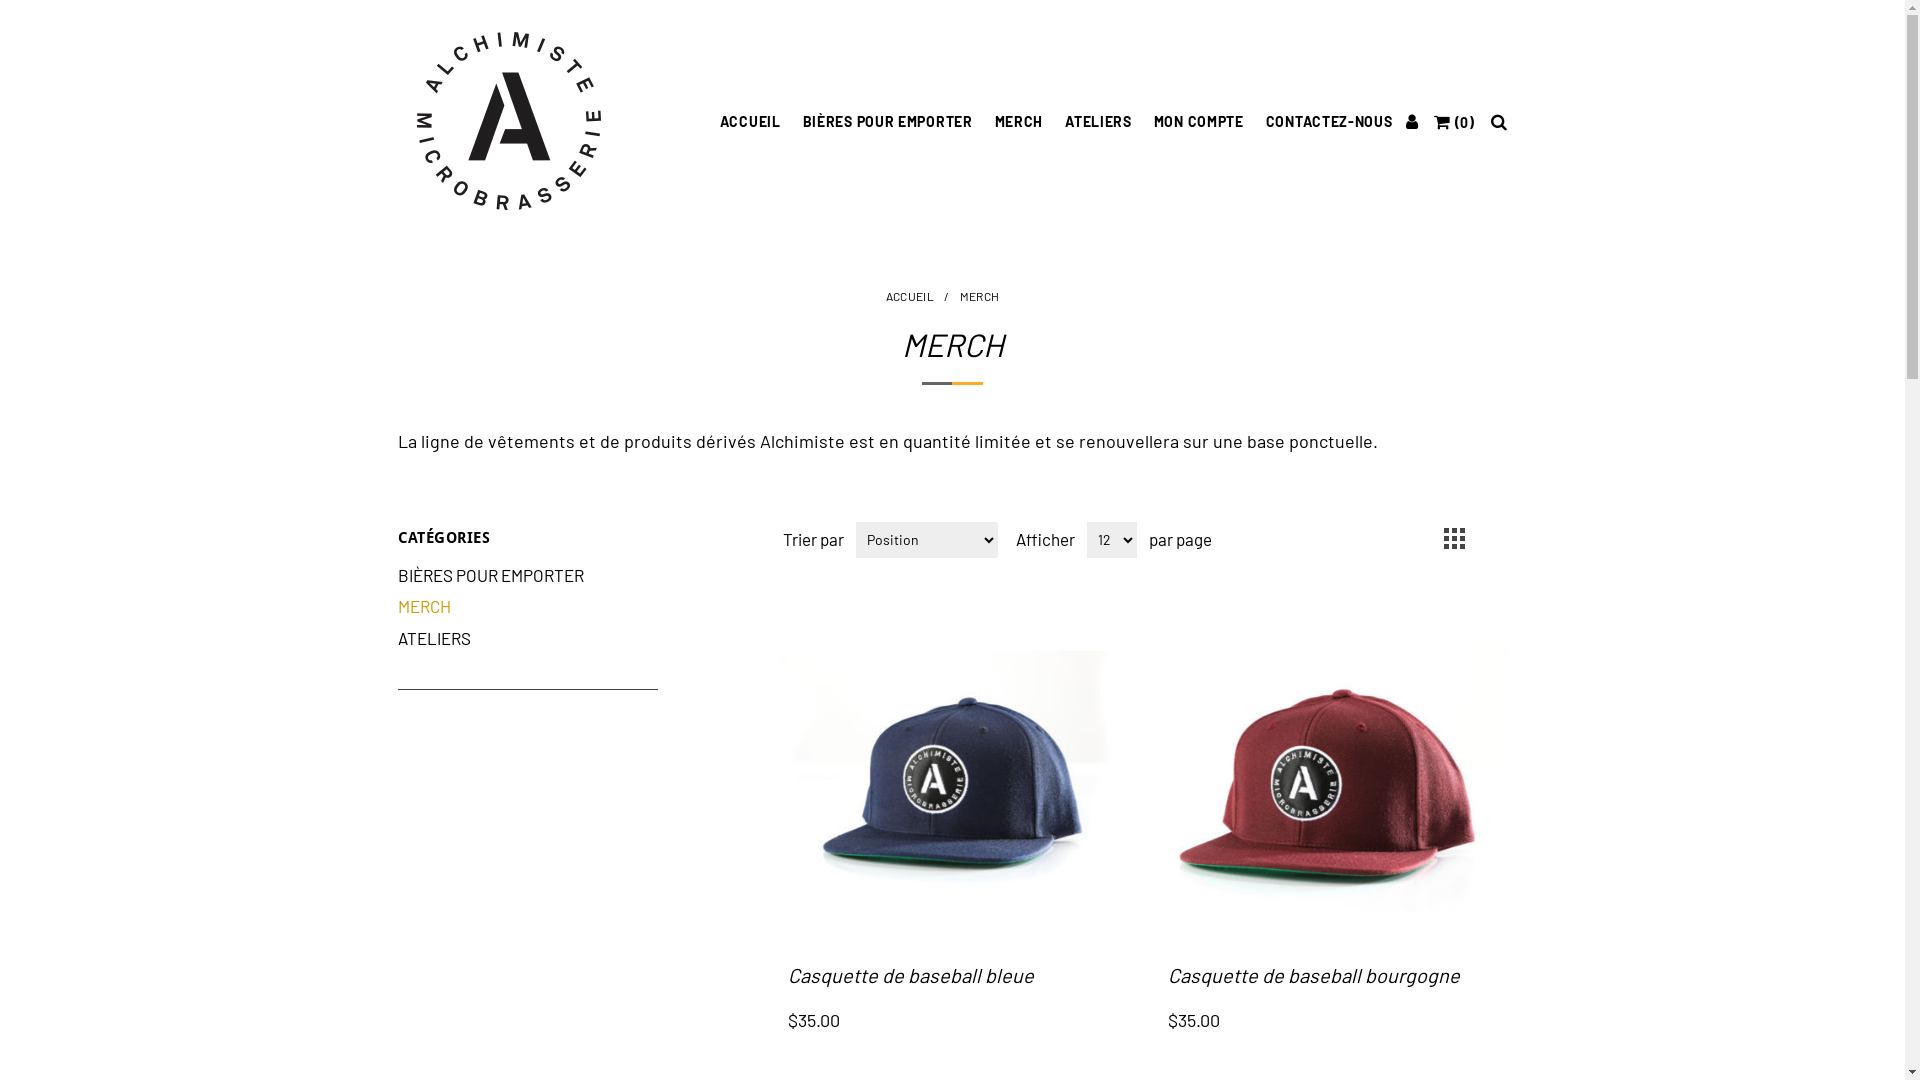 The height and width of the screenshot is (1080, 1920). I want to click on 'CONTACTEZ-NOUS', so click(1265, 122).